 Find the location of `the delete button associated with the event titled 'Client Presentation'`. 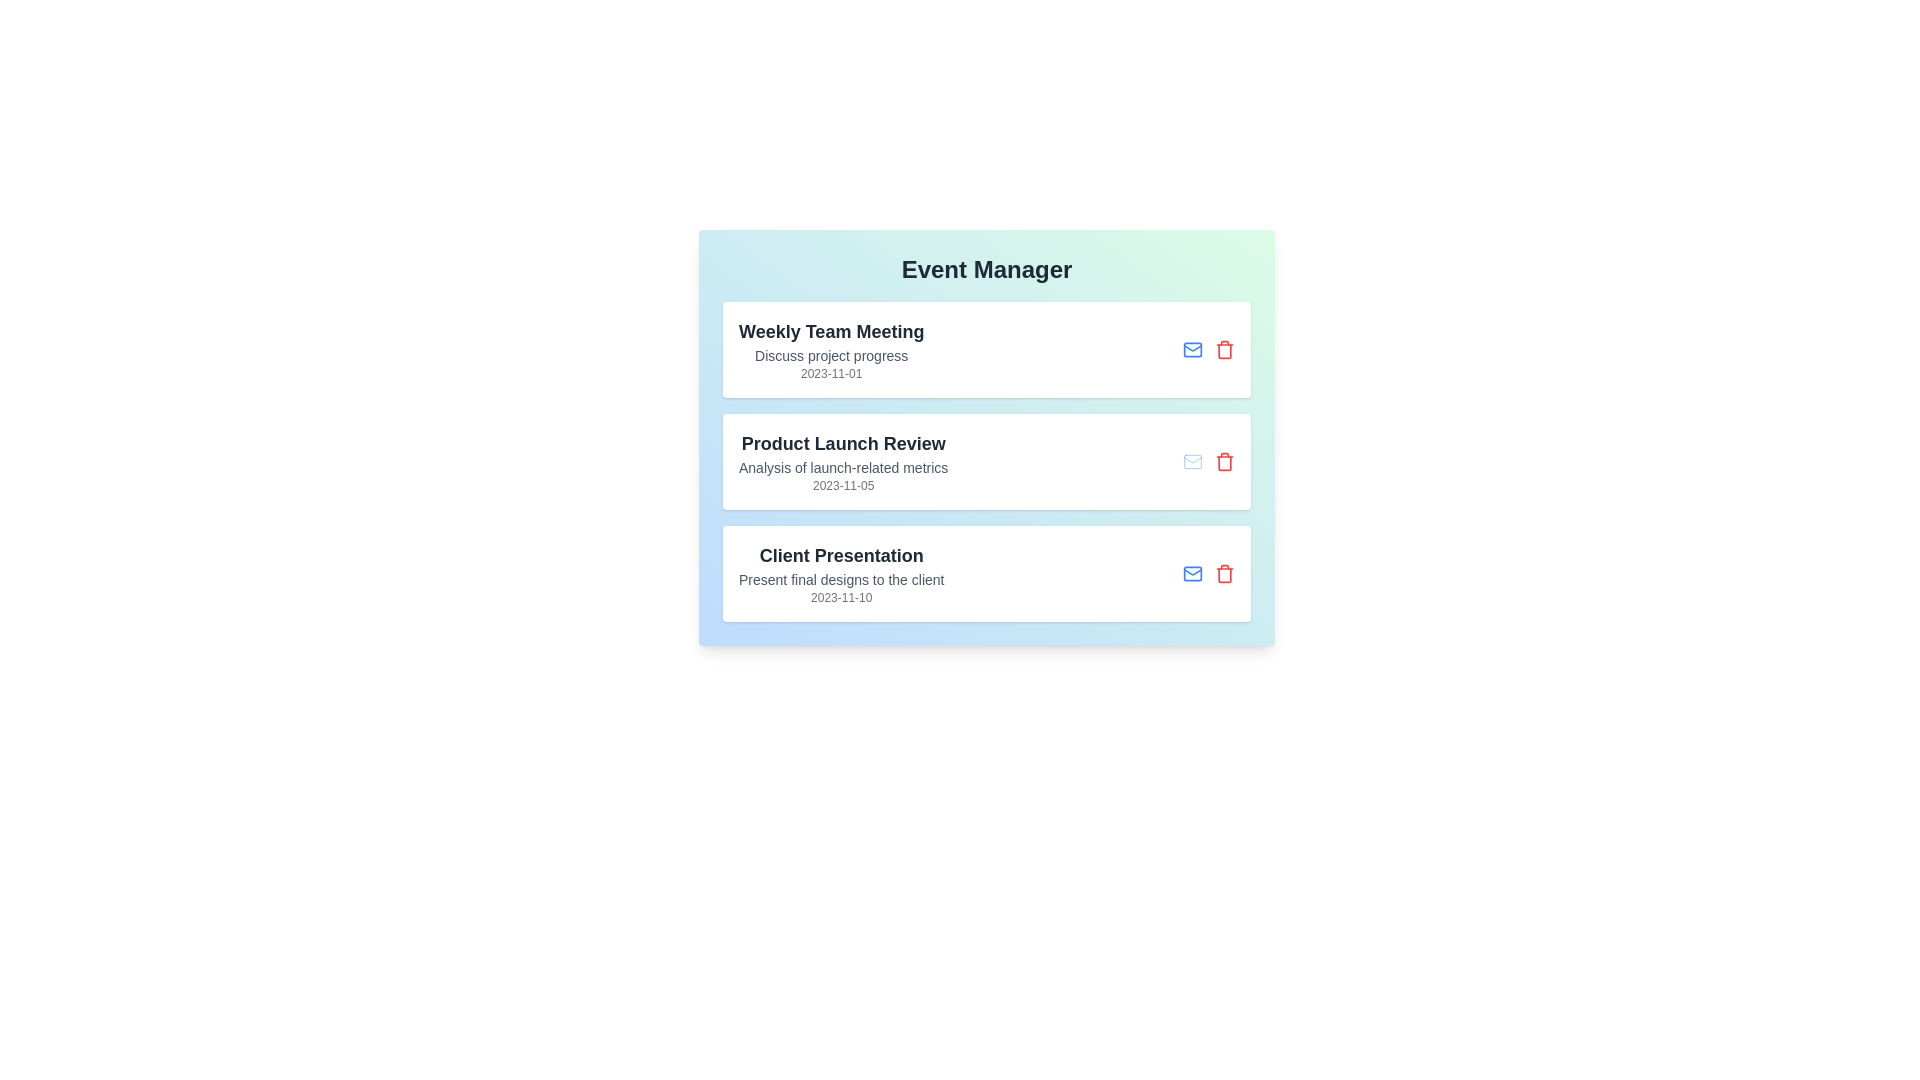

the delete button associated with the event titled 'Client Presentation' is located at coordinates (1223, 574).